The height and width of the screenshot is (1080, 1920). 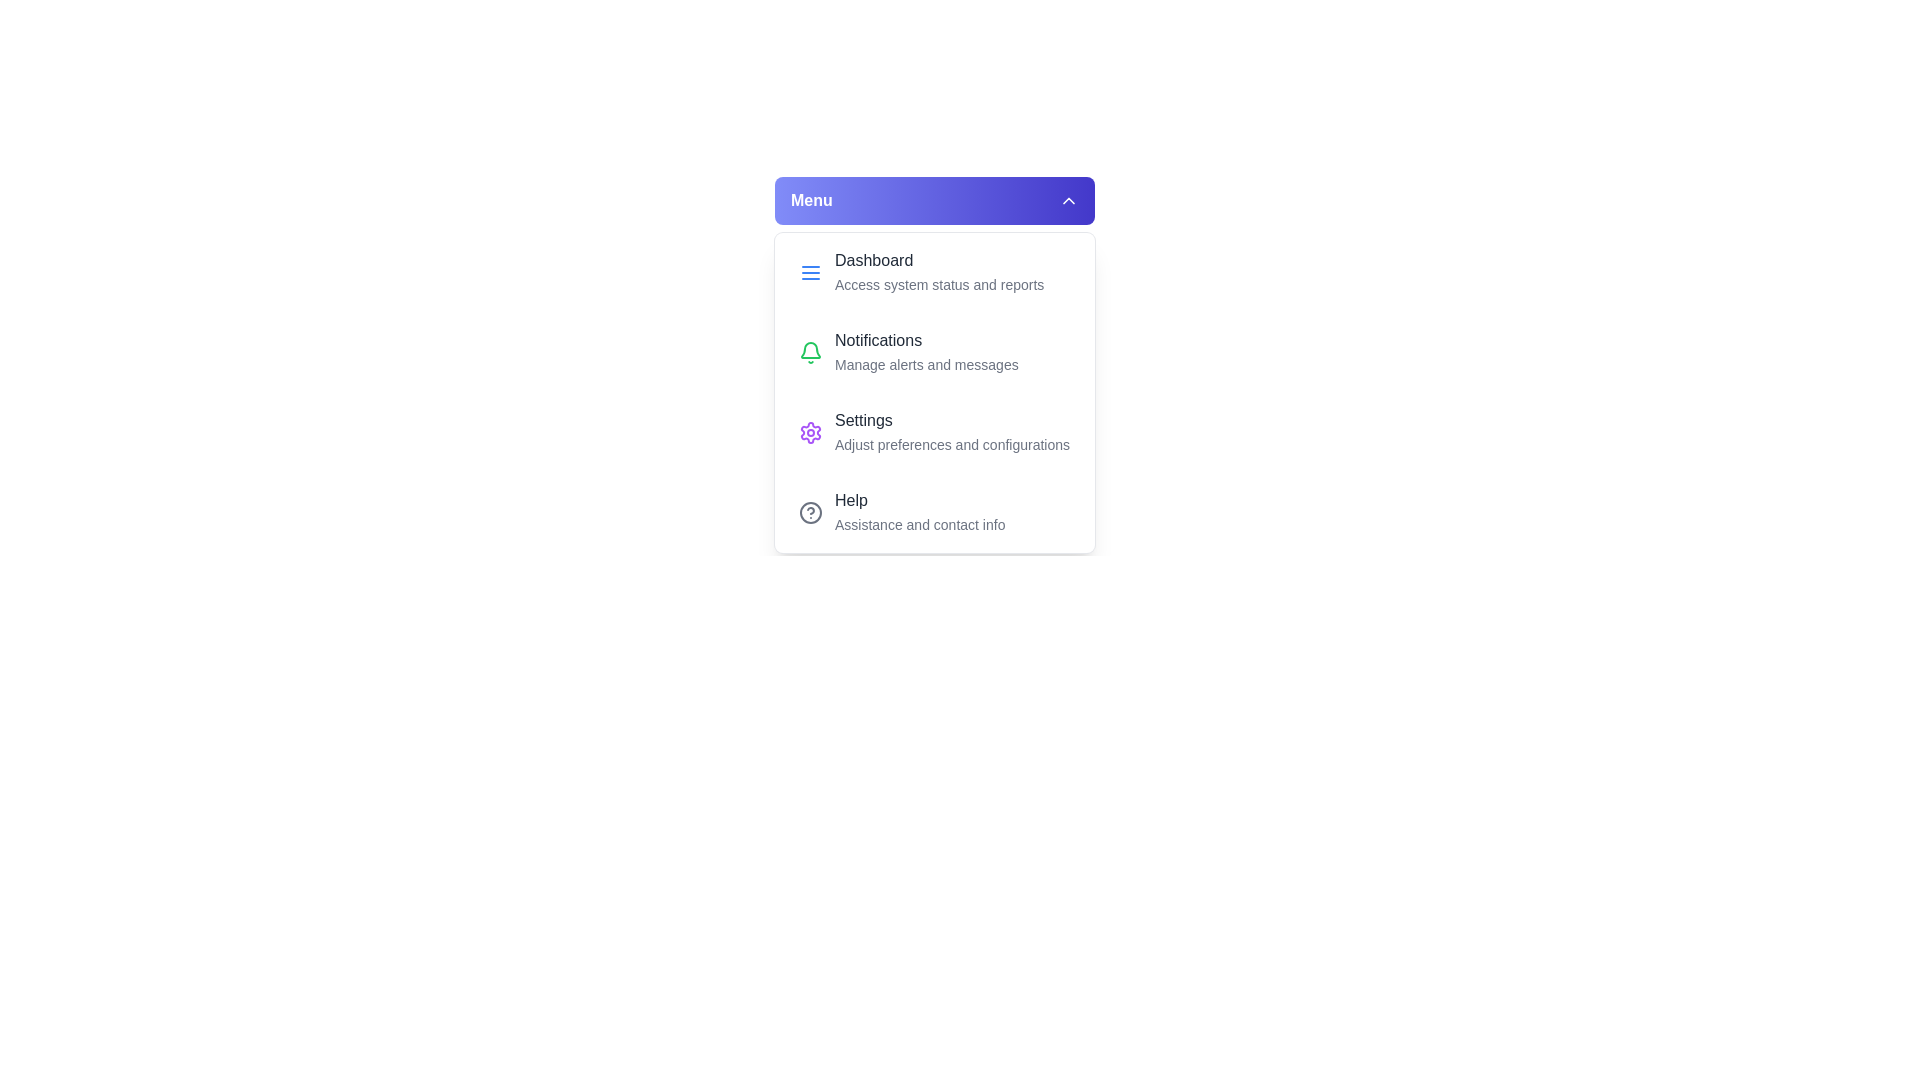 I want to click on the first menu item in the dropdown below the 'Menu' header, so click(x=934, y=273).